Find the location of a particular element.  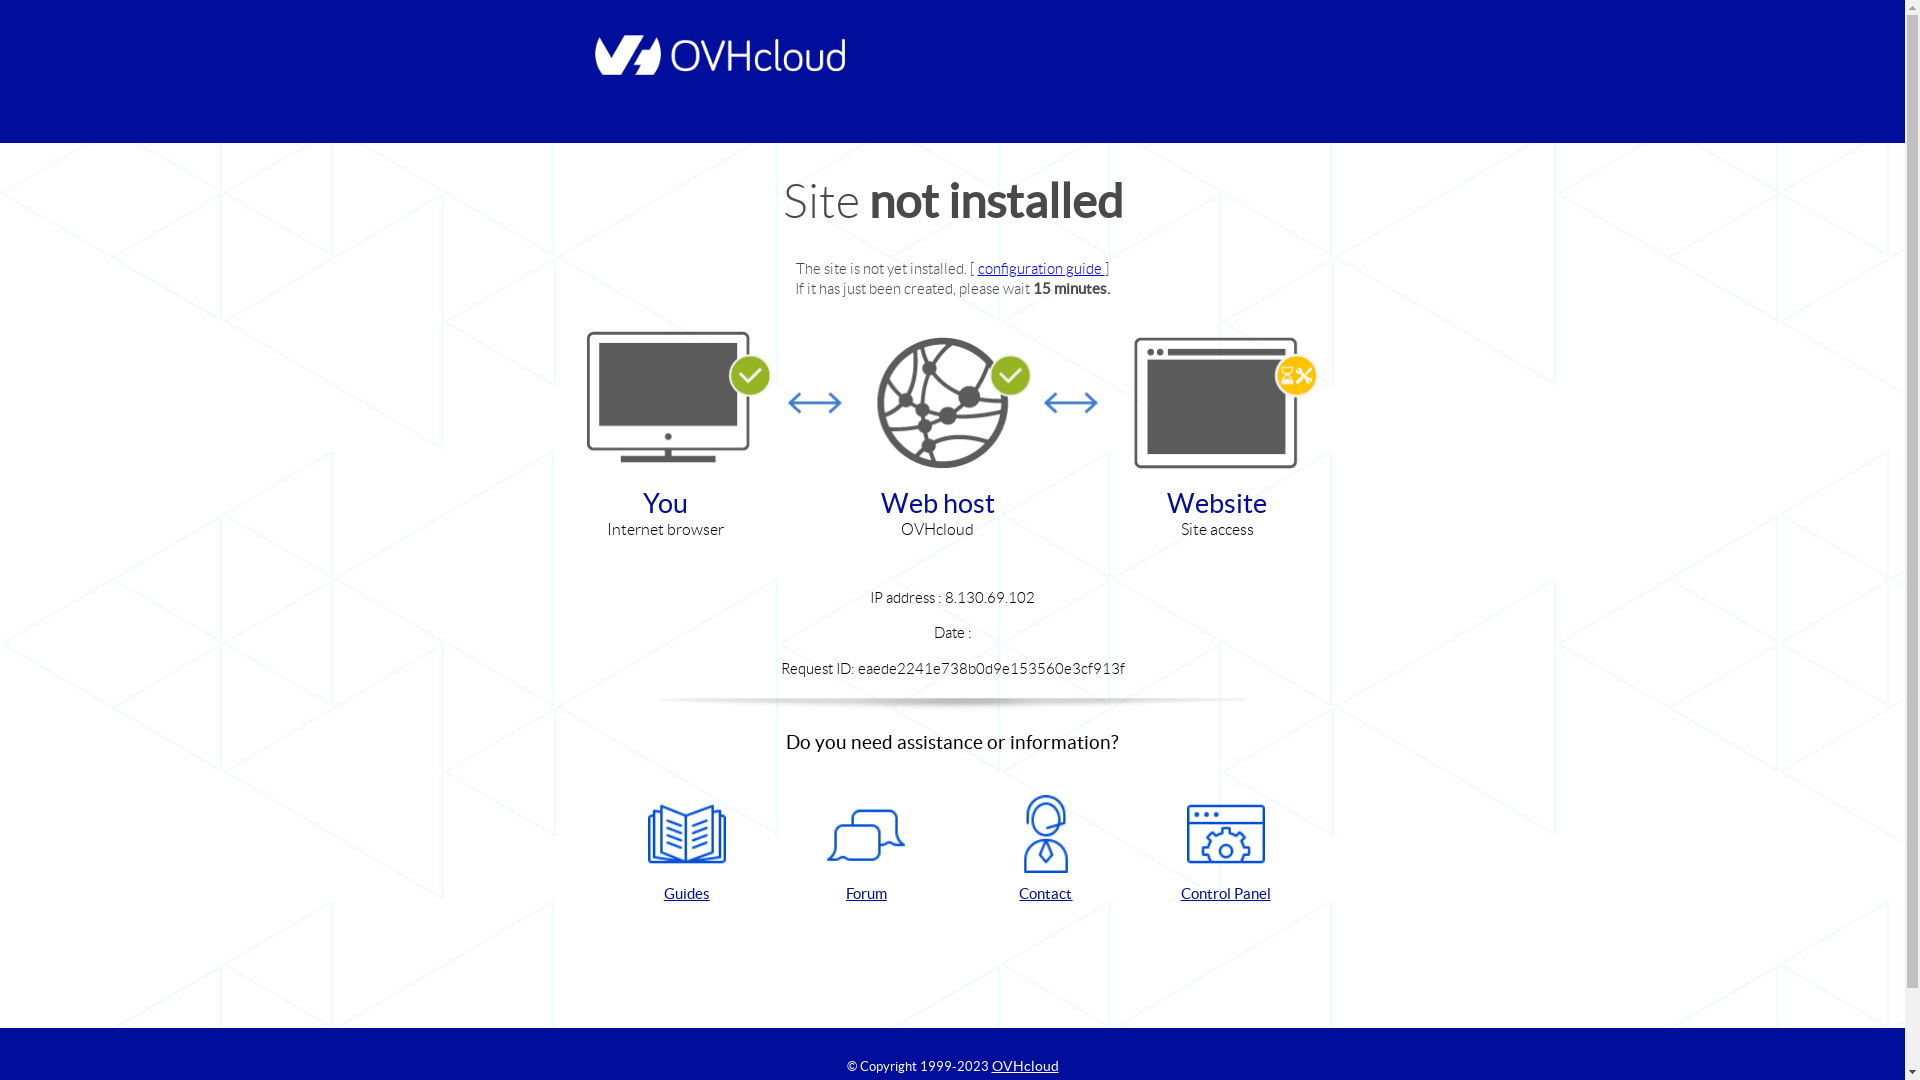

'Contact' is located at coordinates (1045, 849).